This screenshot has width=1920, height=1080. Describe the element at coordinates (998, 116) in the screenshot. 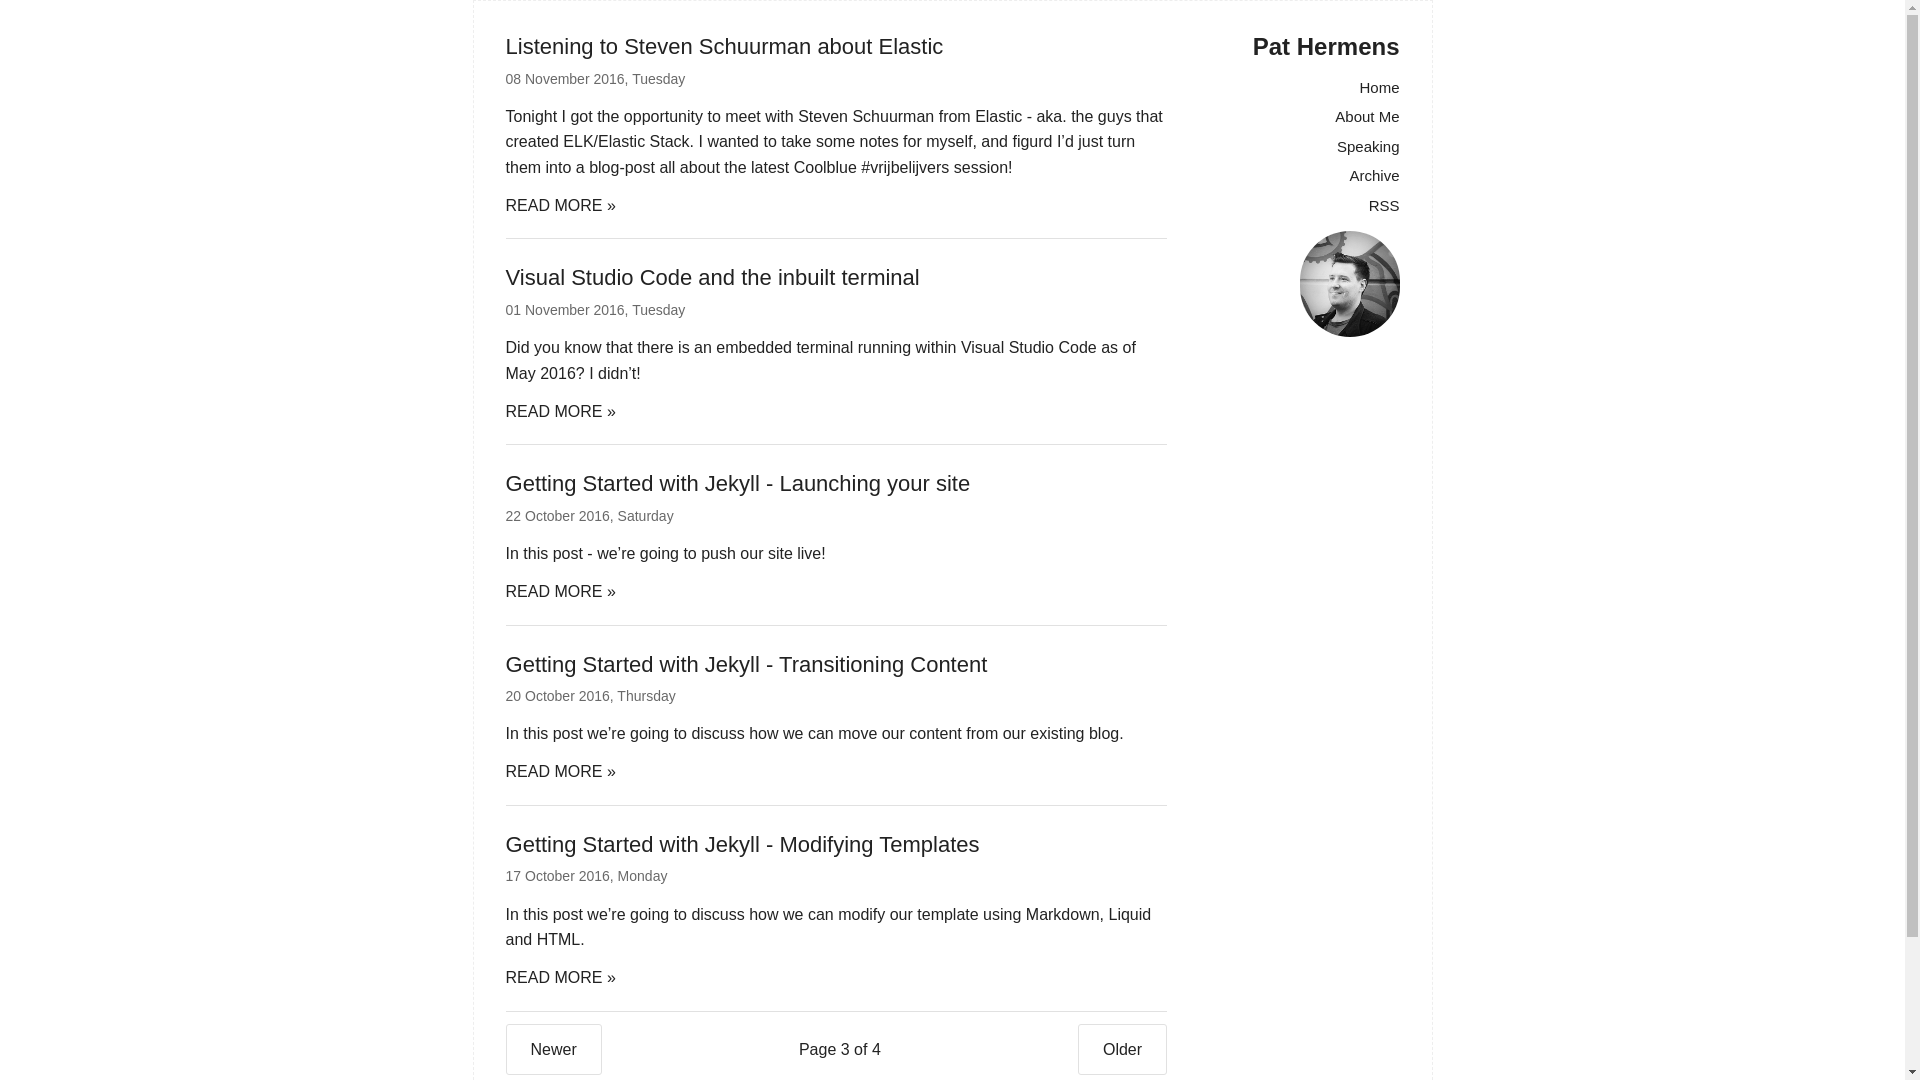

I see `'Elastic'` at that location.